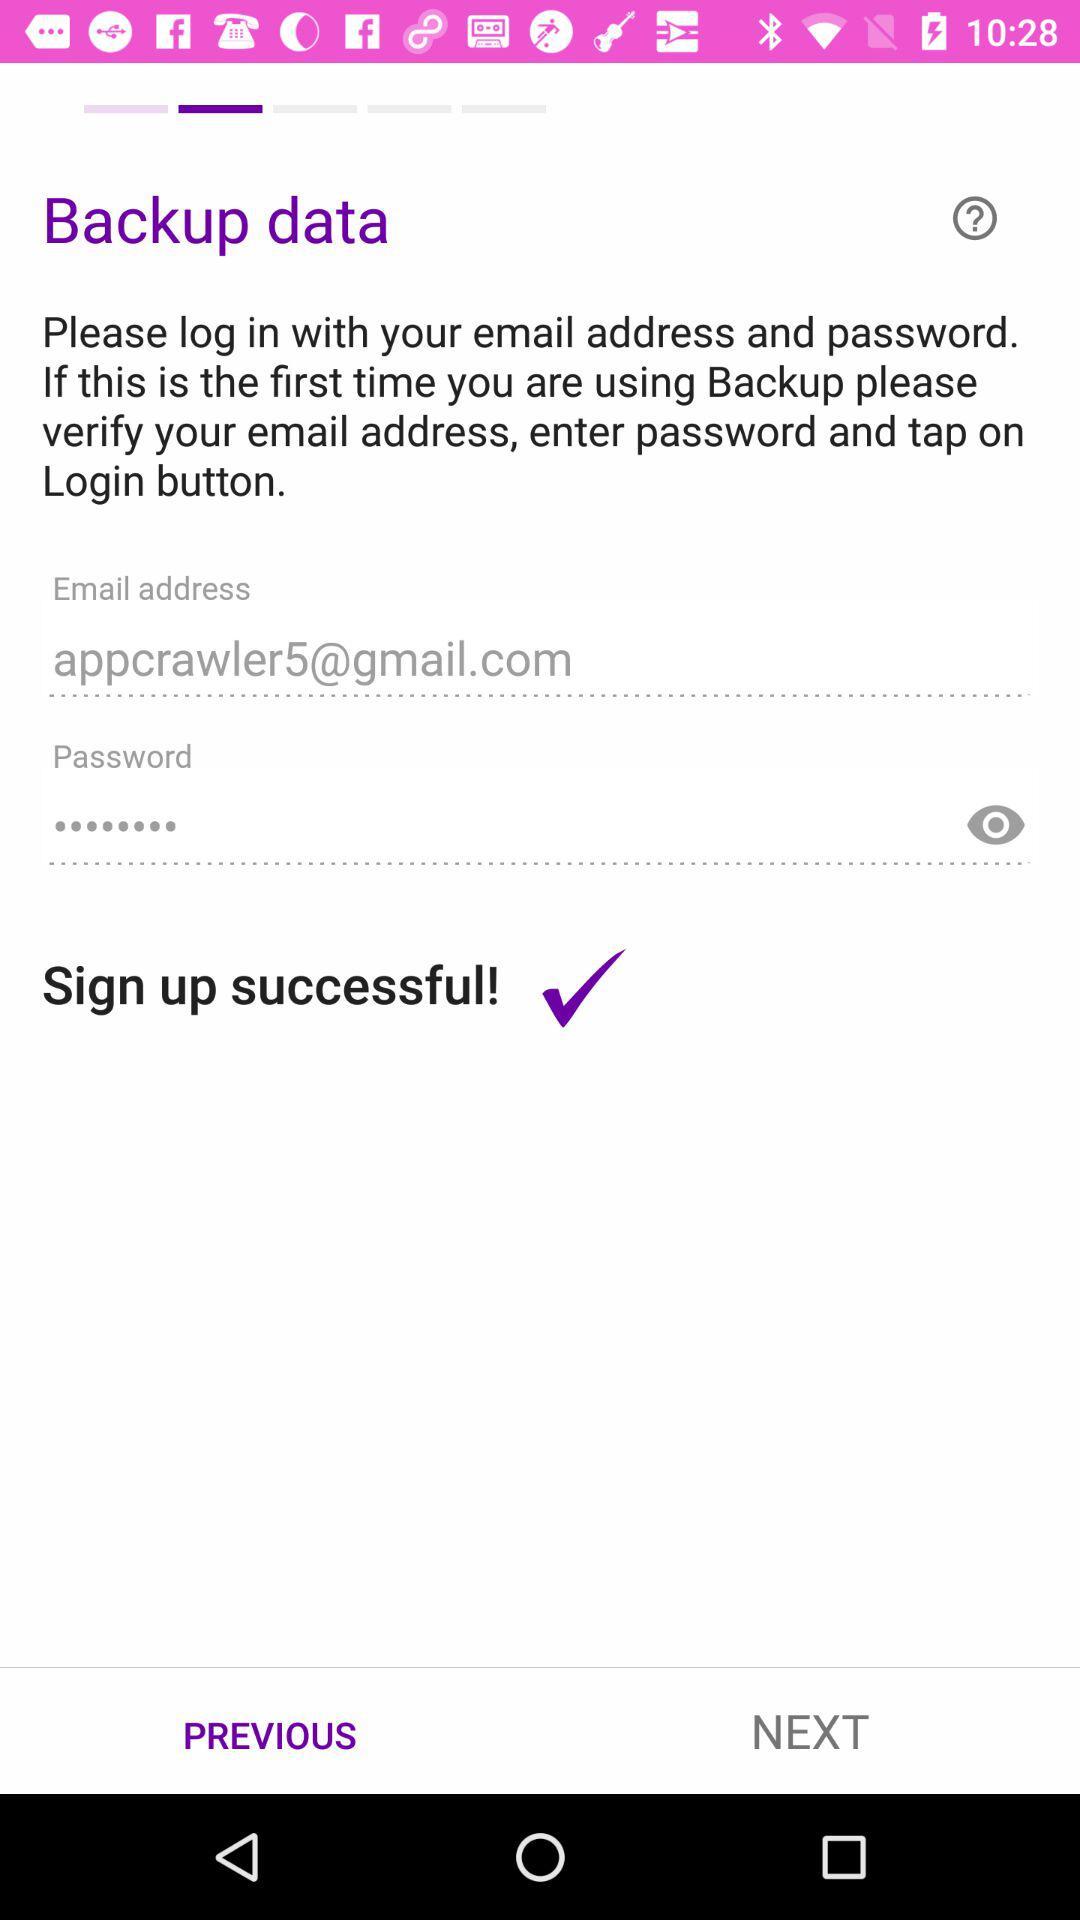 This screenshot has width=1080, height=1920. What do you see at coordinates (974, 218) in the screenshot?
I see `item to the right of backup data icon` at bounding box center [974, 218].